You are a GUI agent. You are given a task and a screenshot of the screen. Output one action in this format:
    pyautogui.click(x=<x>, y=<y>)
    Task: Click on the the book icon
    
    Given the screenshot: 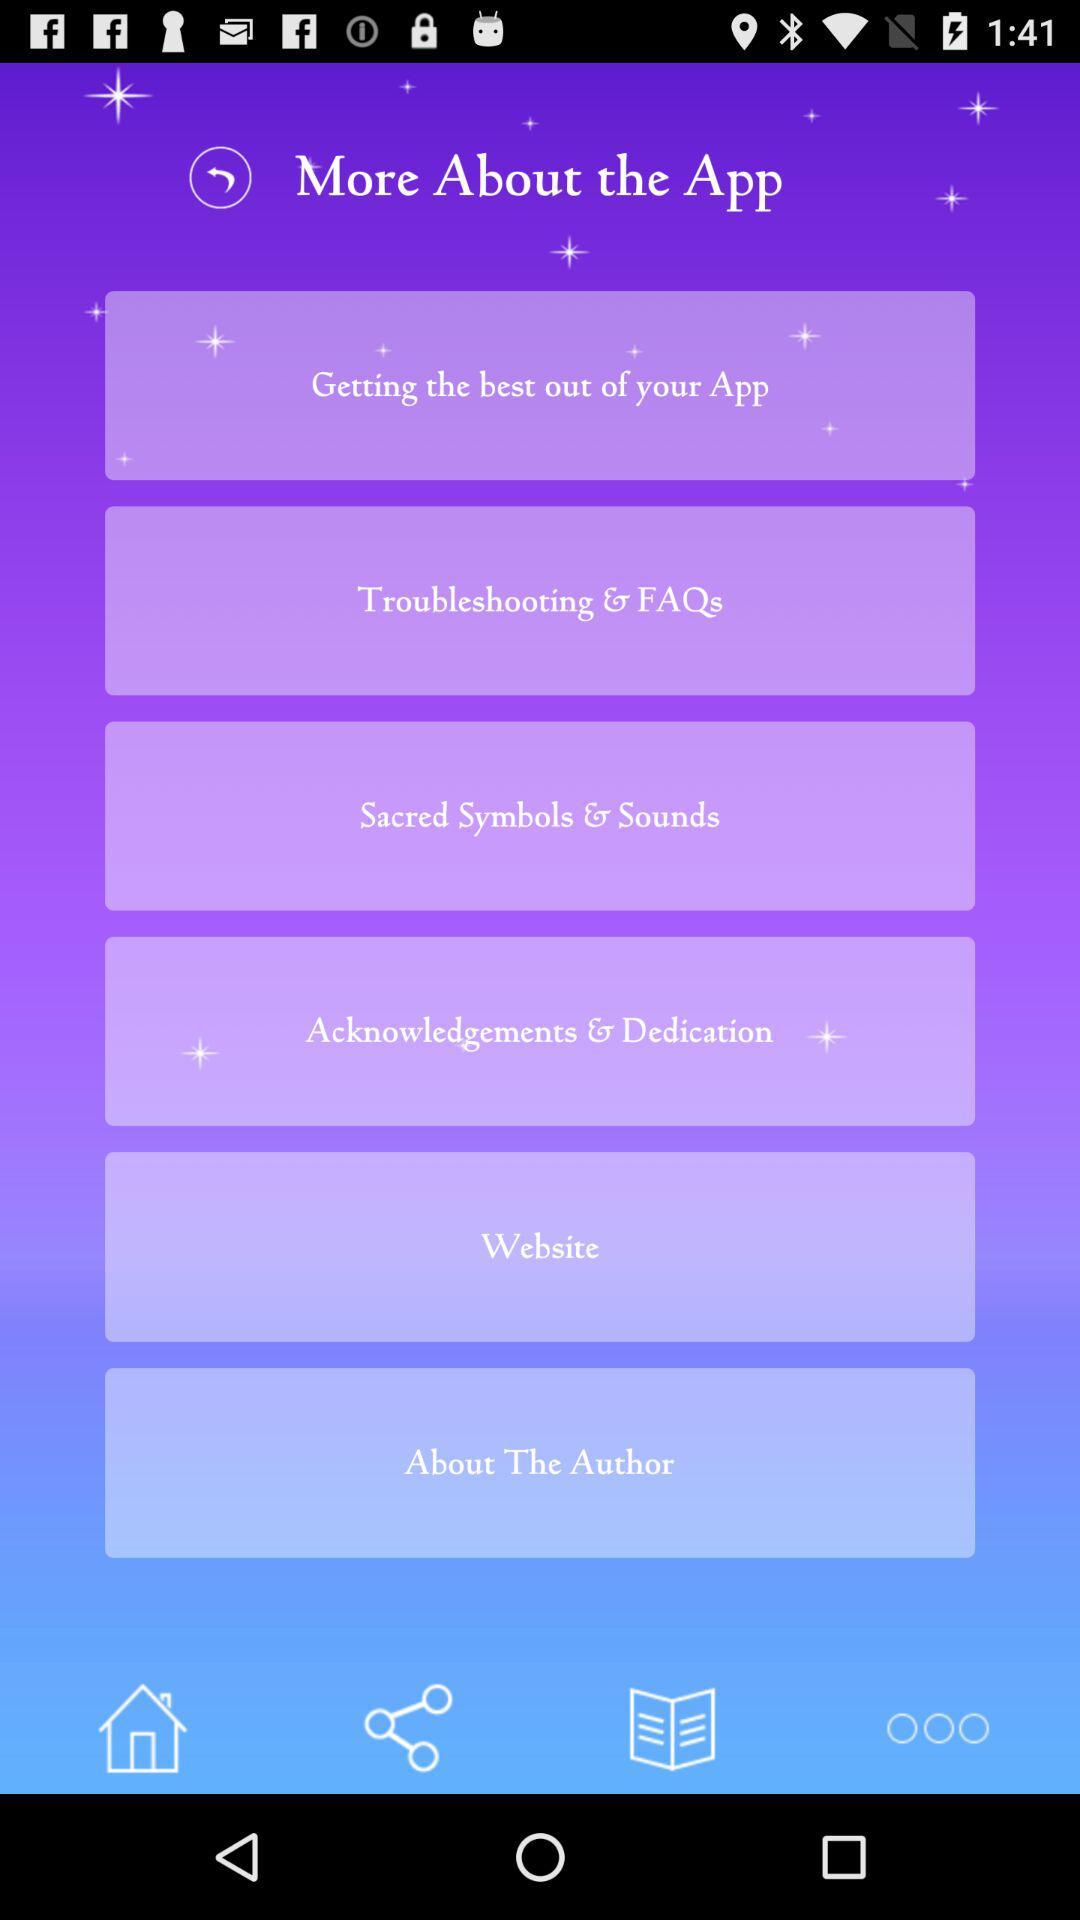 What is the action you would take?
    pyautogui.click(x=672, y=1848)
    